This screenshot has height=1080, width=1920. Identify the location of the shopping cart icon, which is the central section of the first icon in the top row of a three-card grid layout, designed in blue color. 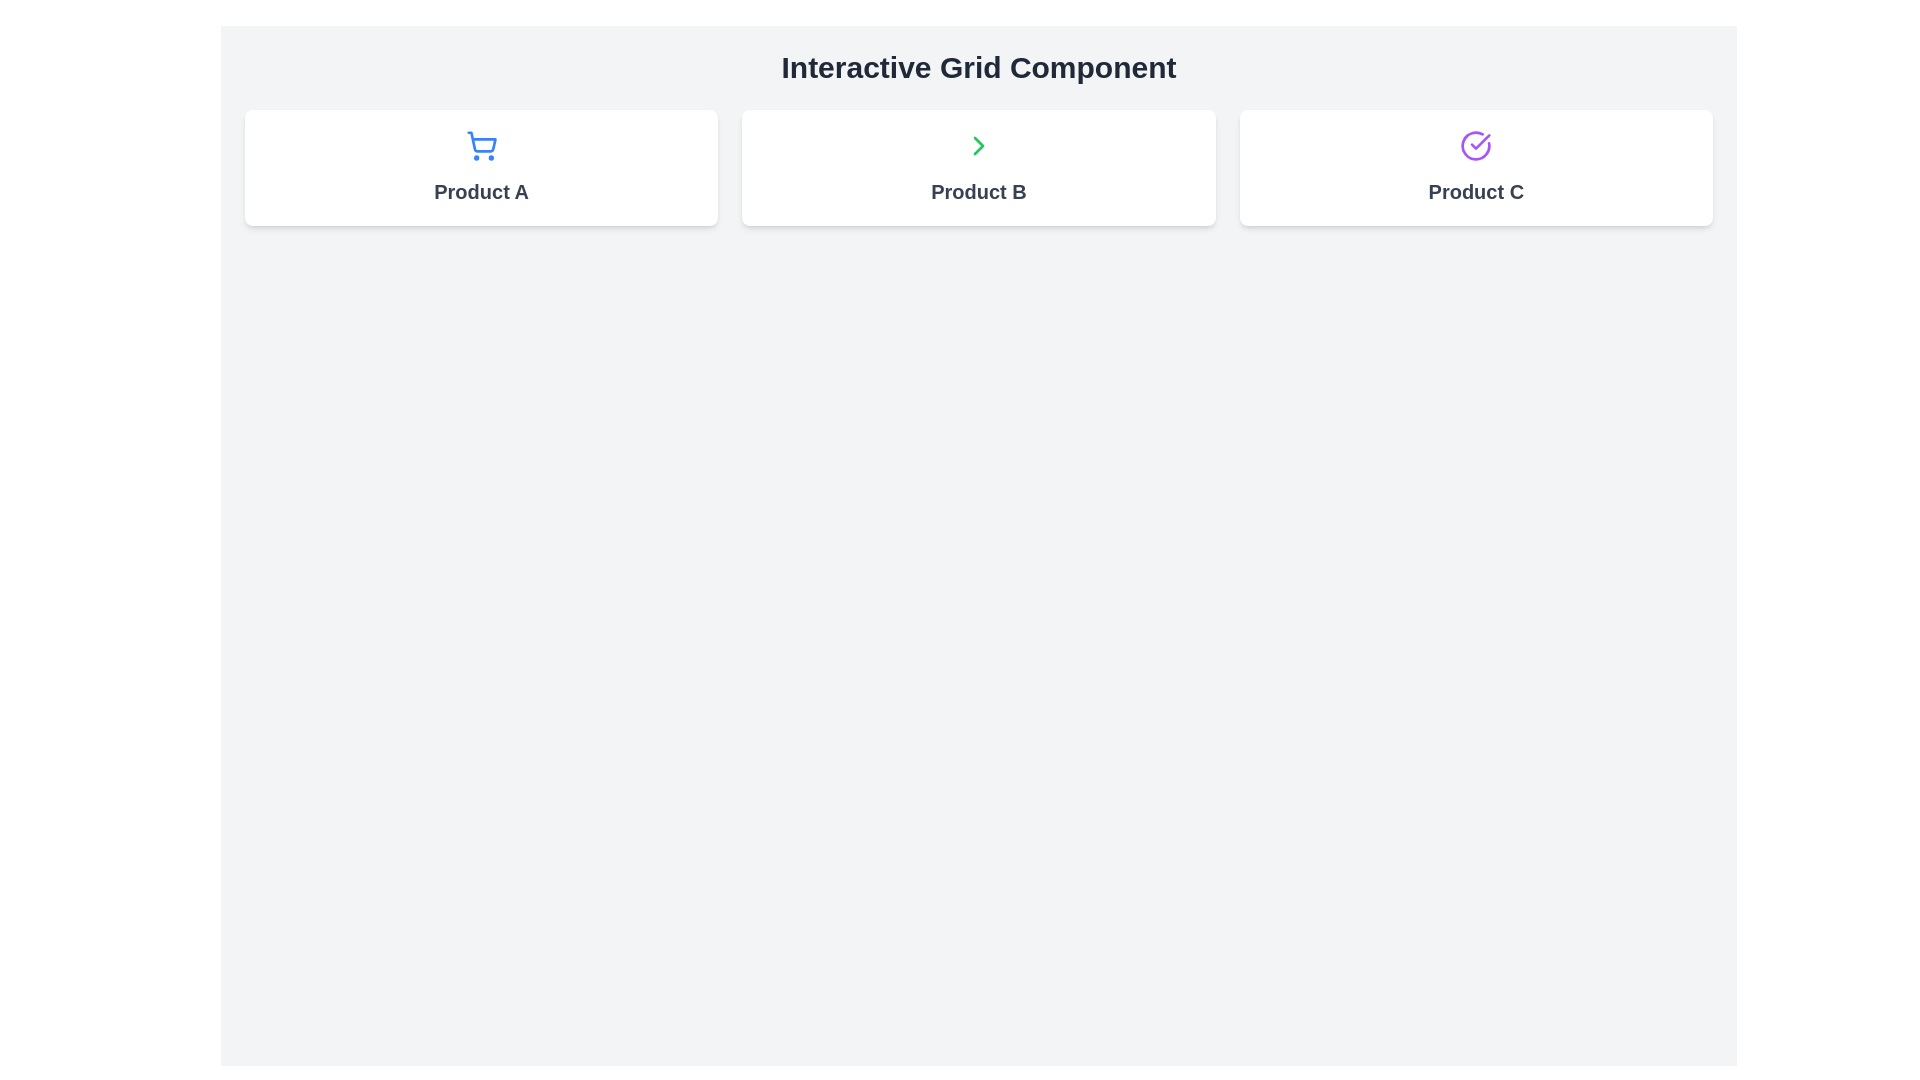
(481, 141).